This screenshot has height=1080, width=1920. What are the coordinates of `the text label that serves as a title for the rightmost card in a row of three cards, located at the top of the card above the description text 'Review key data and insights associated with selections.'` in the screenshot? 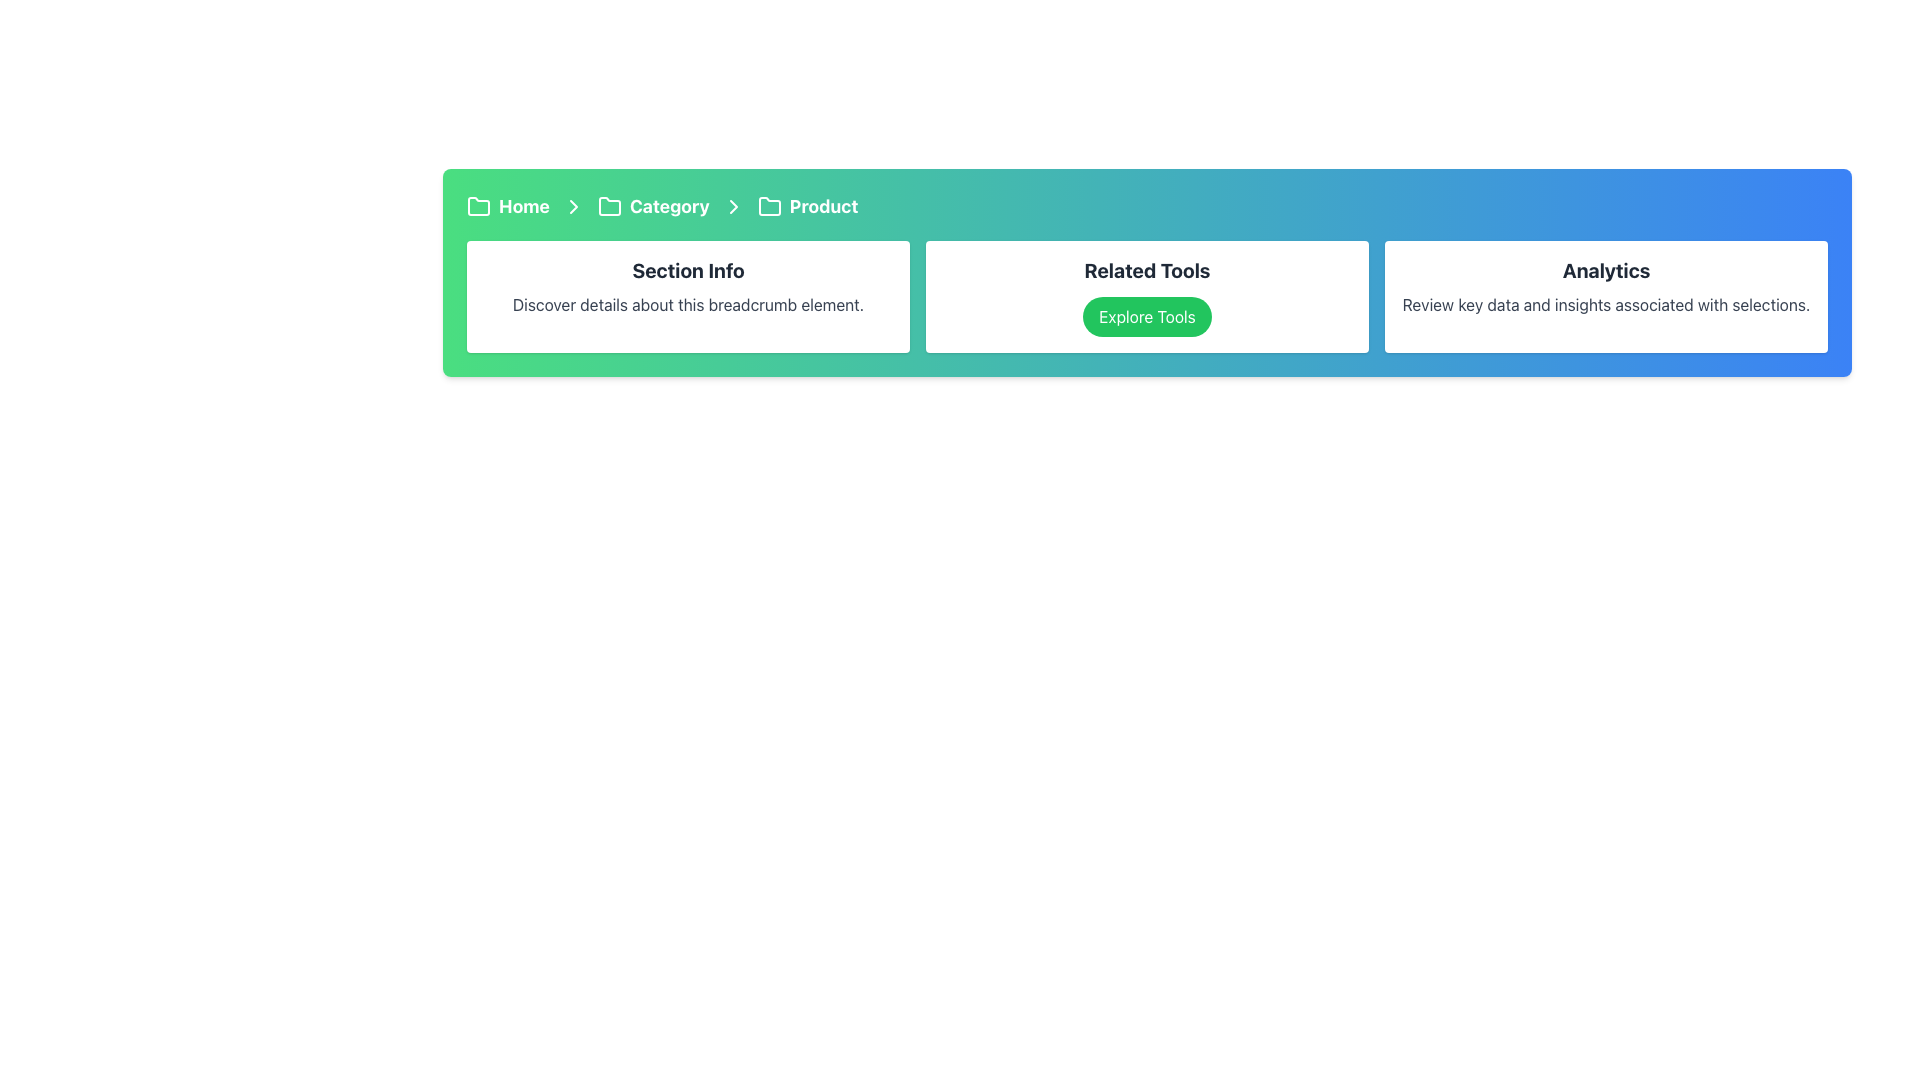 It's located at (1606, 270).